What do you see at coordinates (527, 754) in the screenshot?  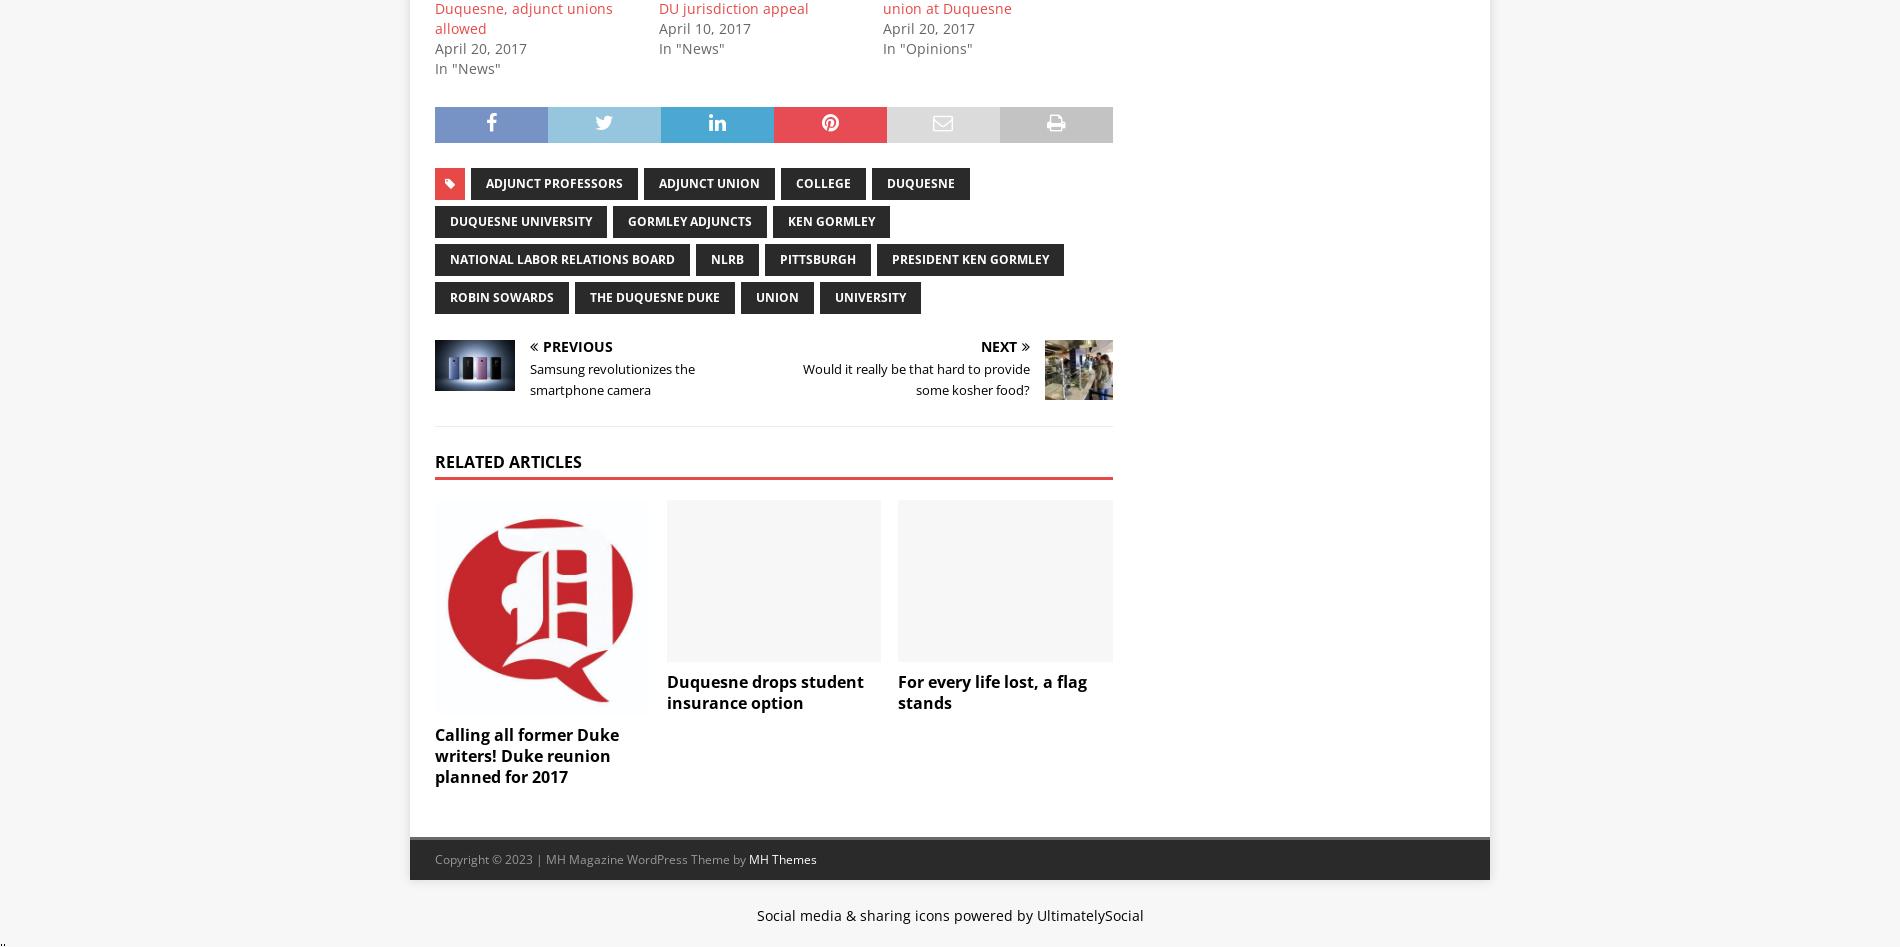 I see `'Calling all former Duke writers! Duke reunion planned for 2017'` at bounding box center [527, 754].